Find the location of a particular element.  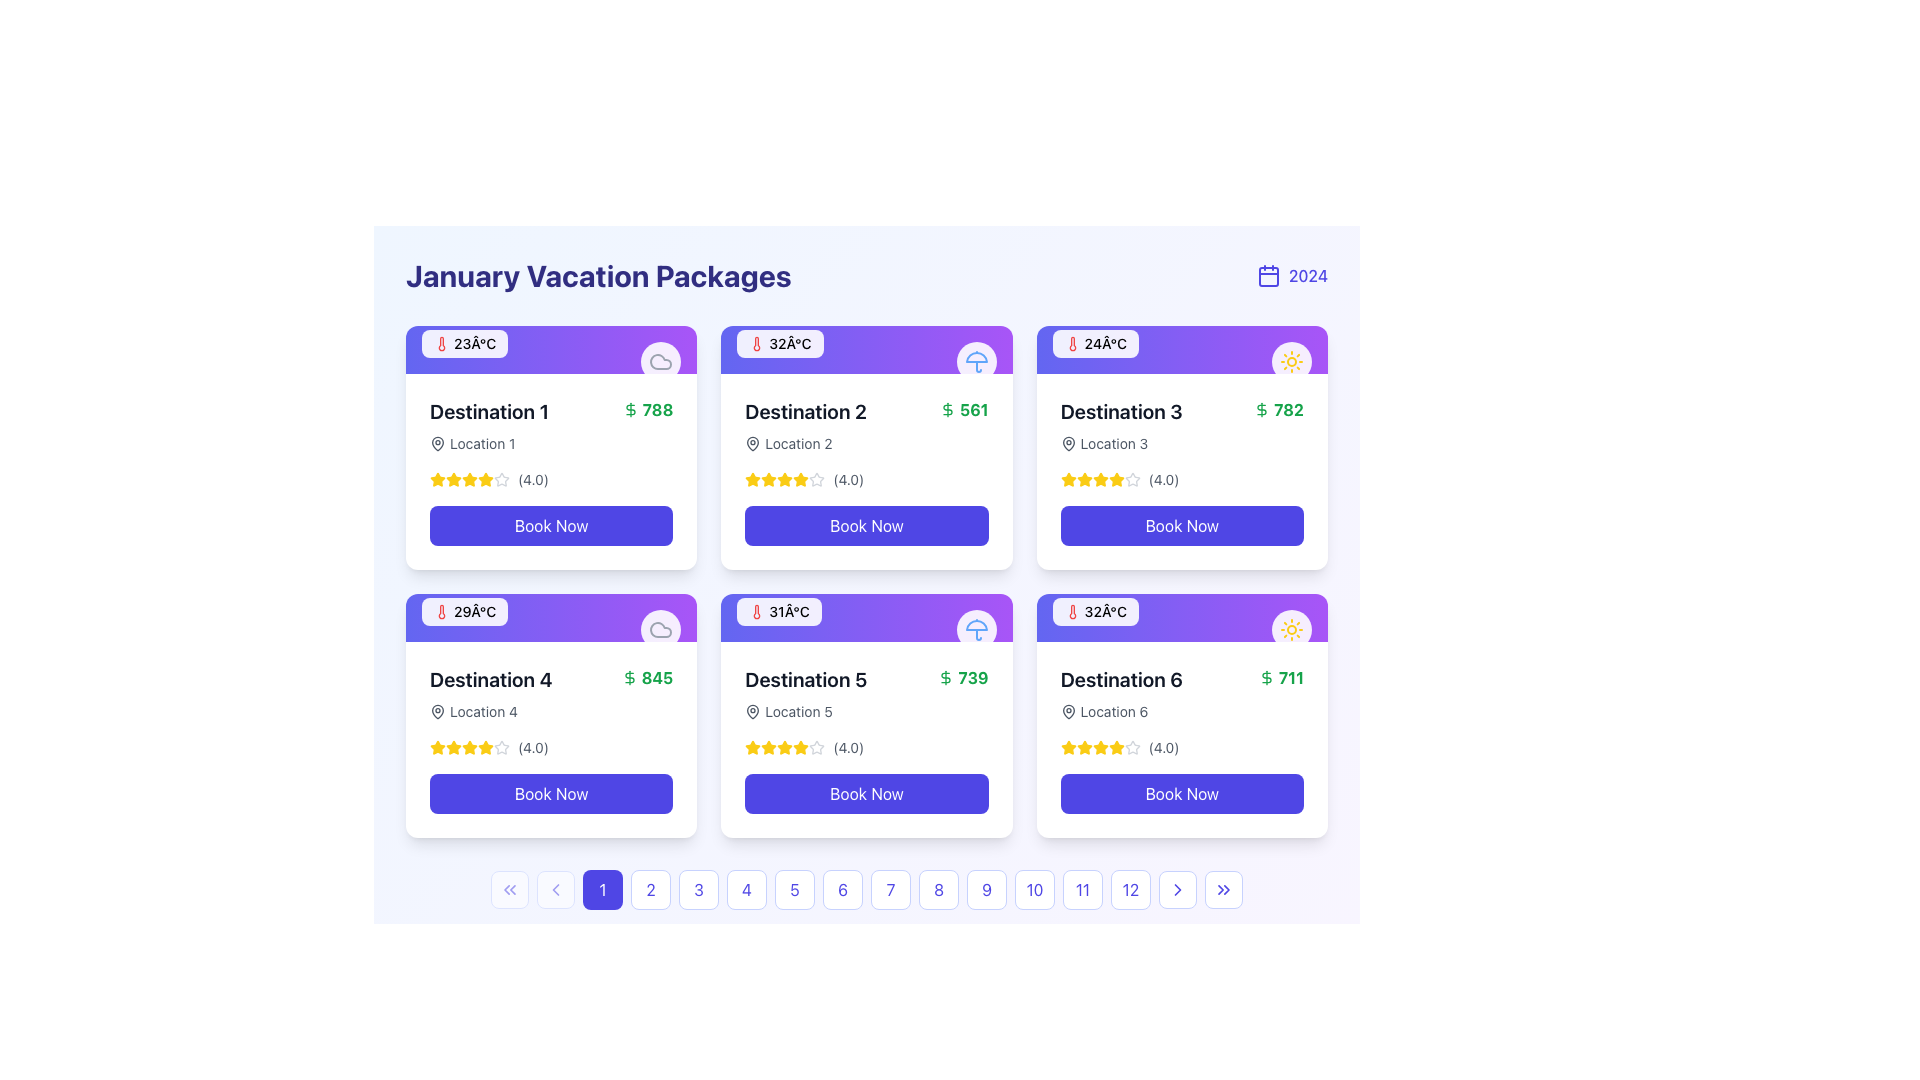

the Informational banner displaying the temperature and weather condition for 'Destination 3', located in the top section of the card in the third column of the grid is located at coordinates (1182, 349).